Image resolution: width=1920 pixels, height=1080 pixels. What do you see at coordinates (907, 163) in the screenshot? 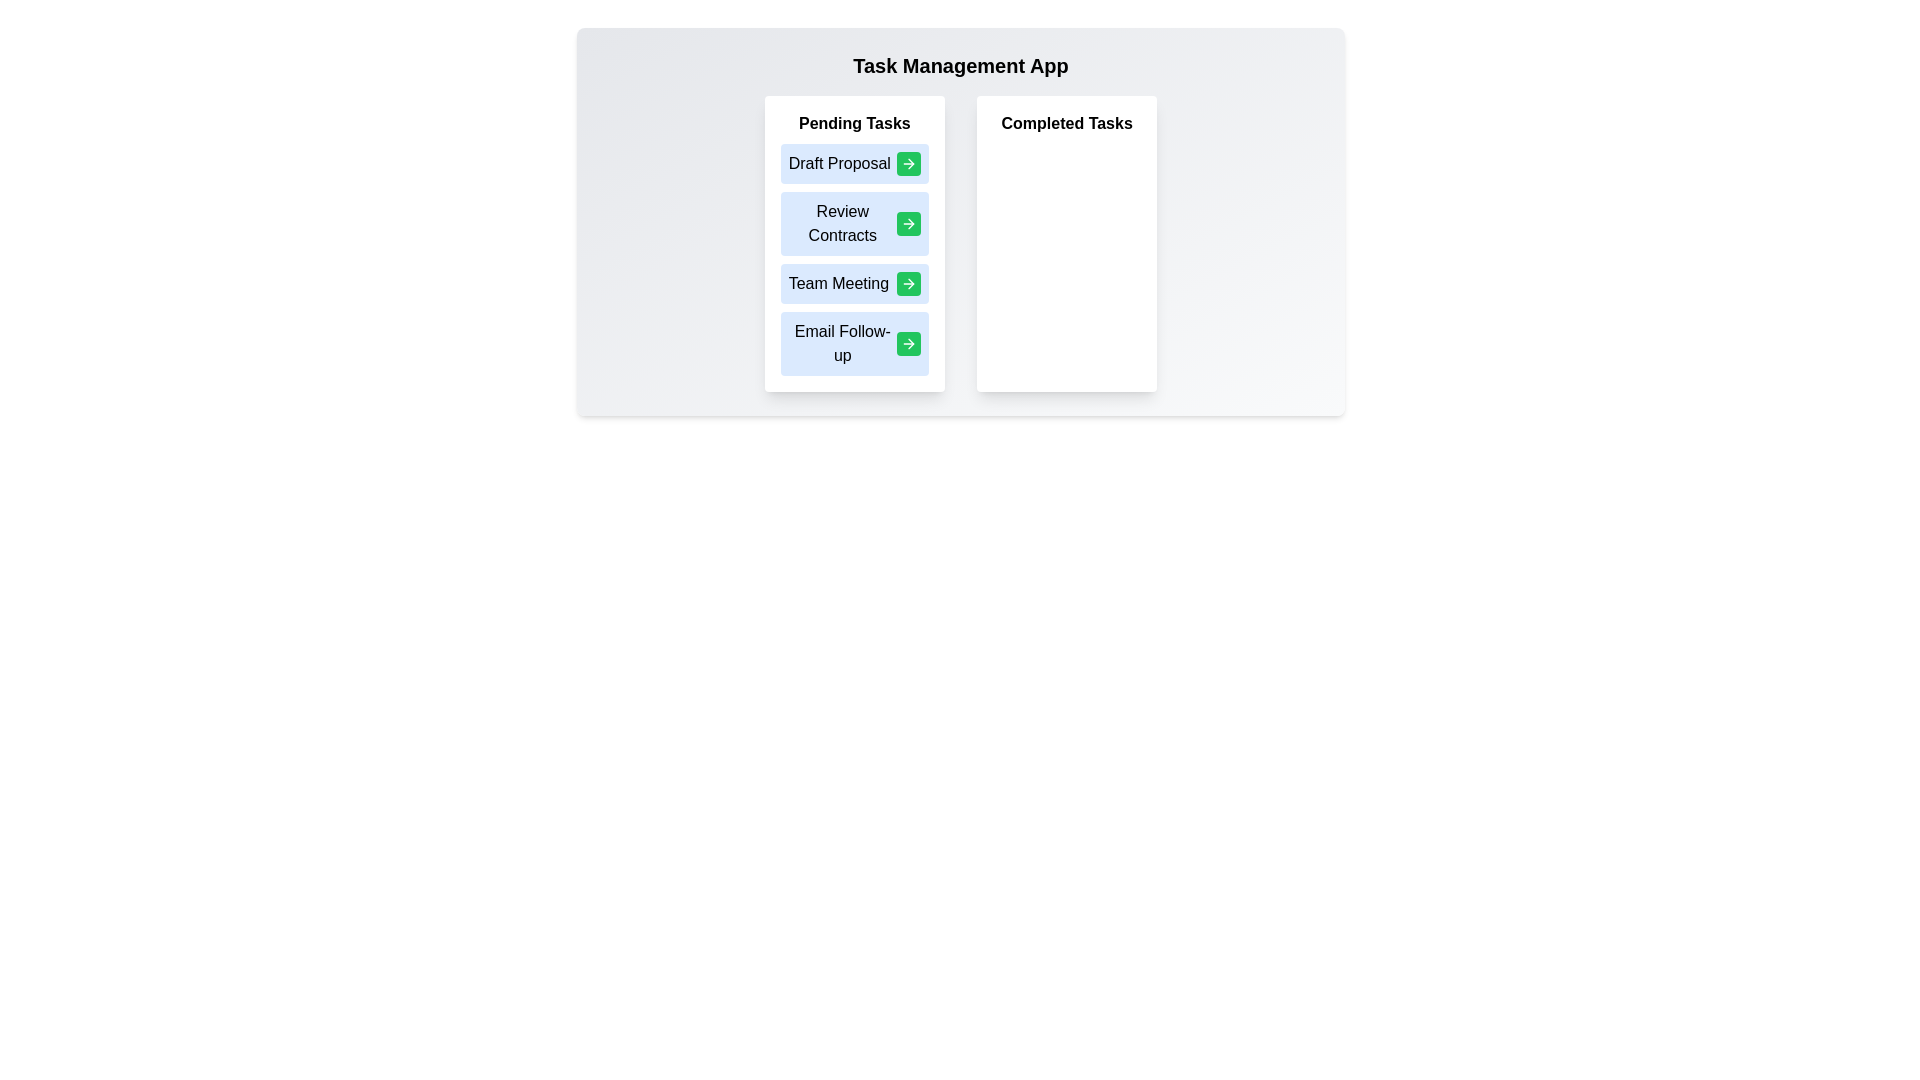
I see `green button next to the task labeled Draft Proposal to move it to the Completed Tasks list` at bounding box center [907, 163].